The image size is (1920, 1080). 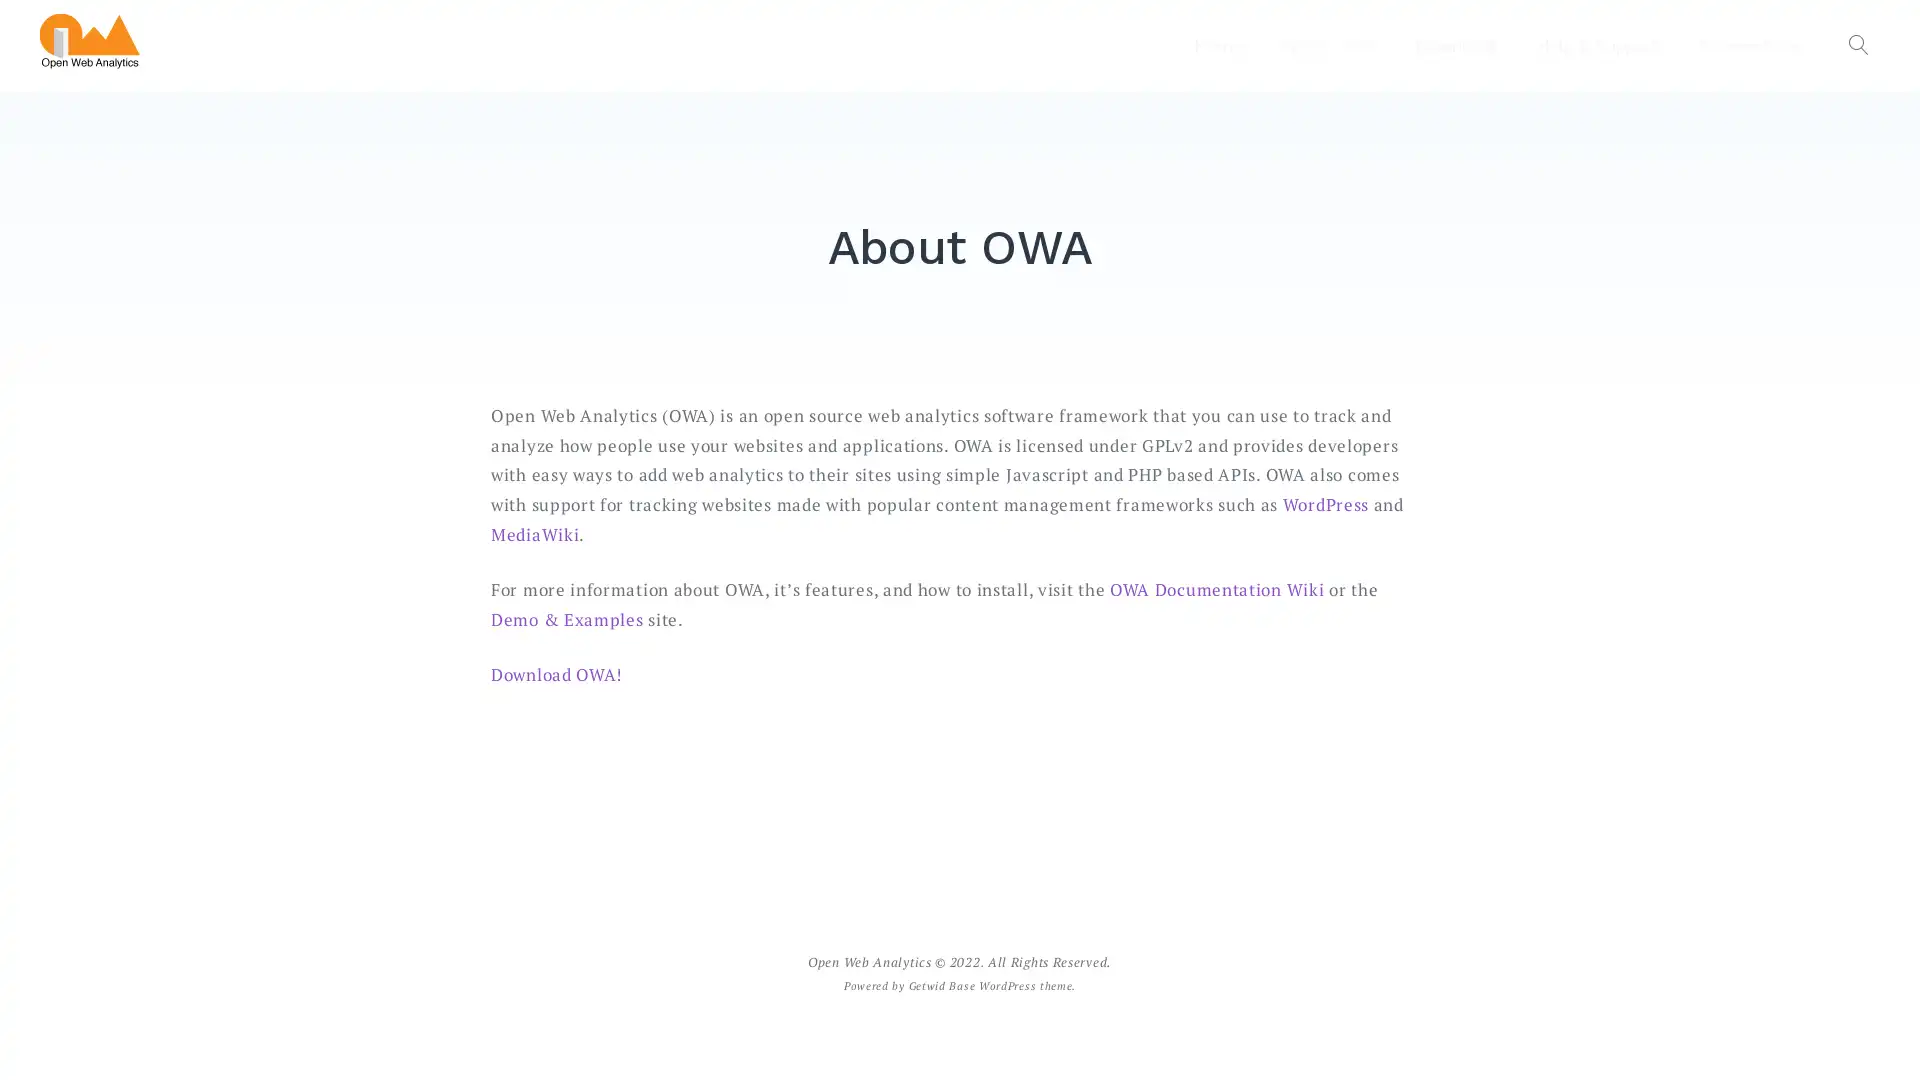 What do you see at coordinates (1858, 45) in the screenshot?
I see `OPEN SEARCH` at bounding box center [1858, 45].